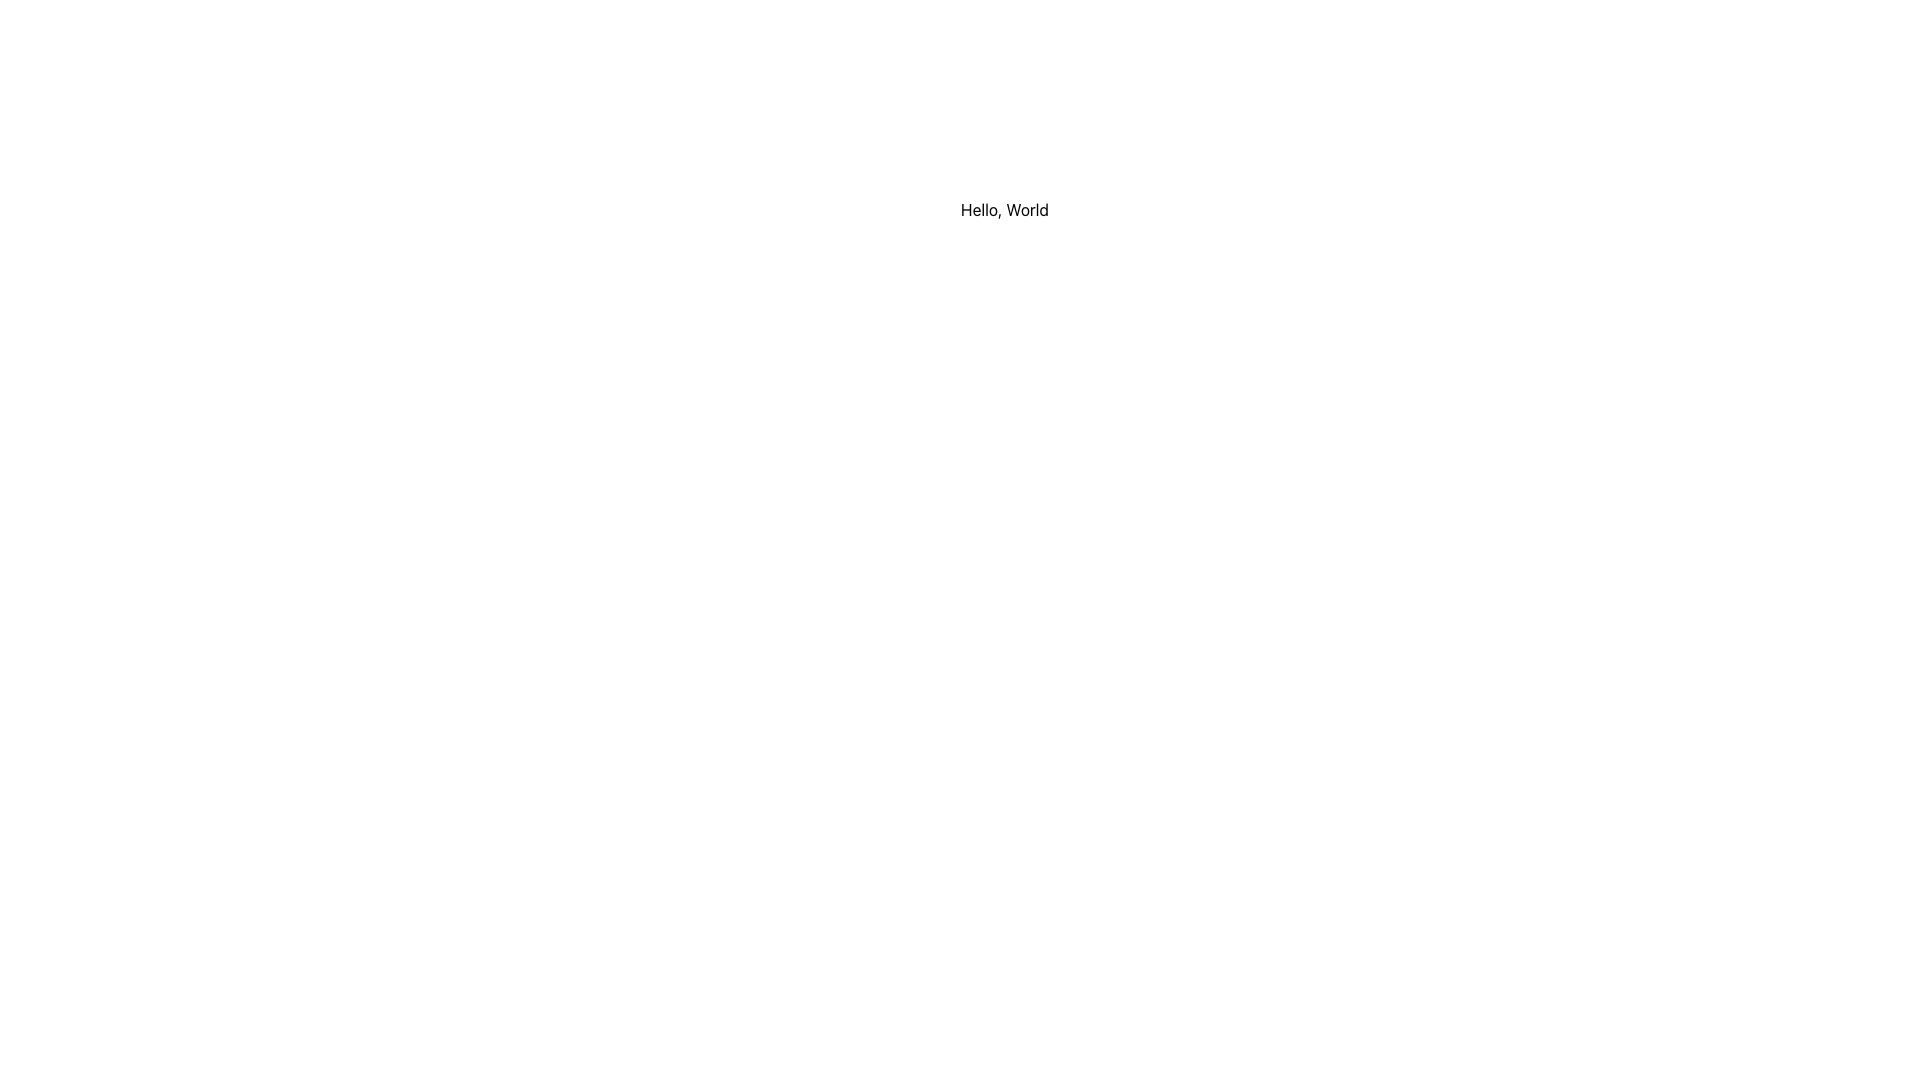 This screenshot has height=1080, width=1920. What do you see at coordinates (1004, 209) in the screenshot?
I see `the static text display element that presents the message 'Hello, World'` at bounding box center [1004, 209].